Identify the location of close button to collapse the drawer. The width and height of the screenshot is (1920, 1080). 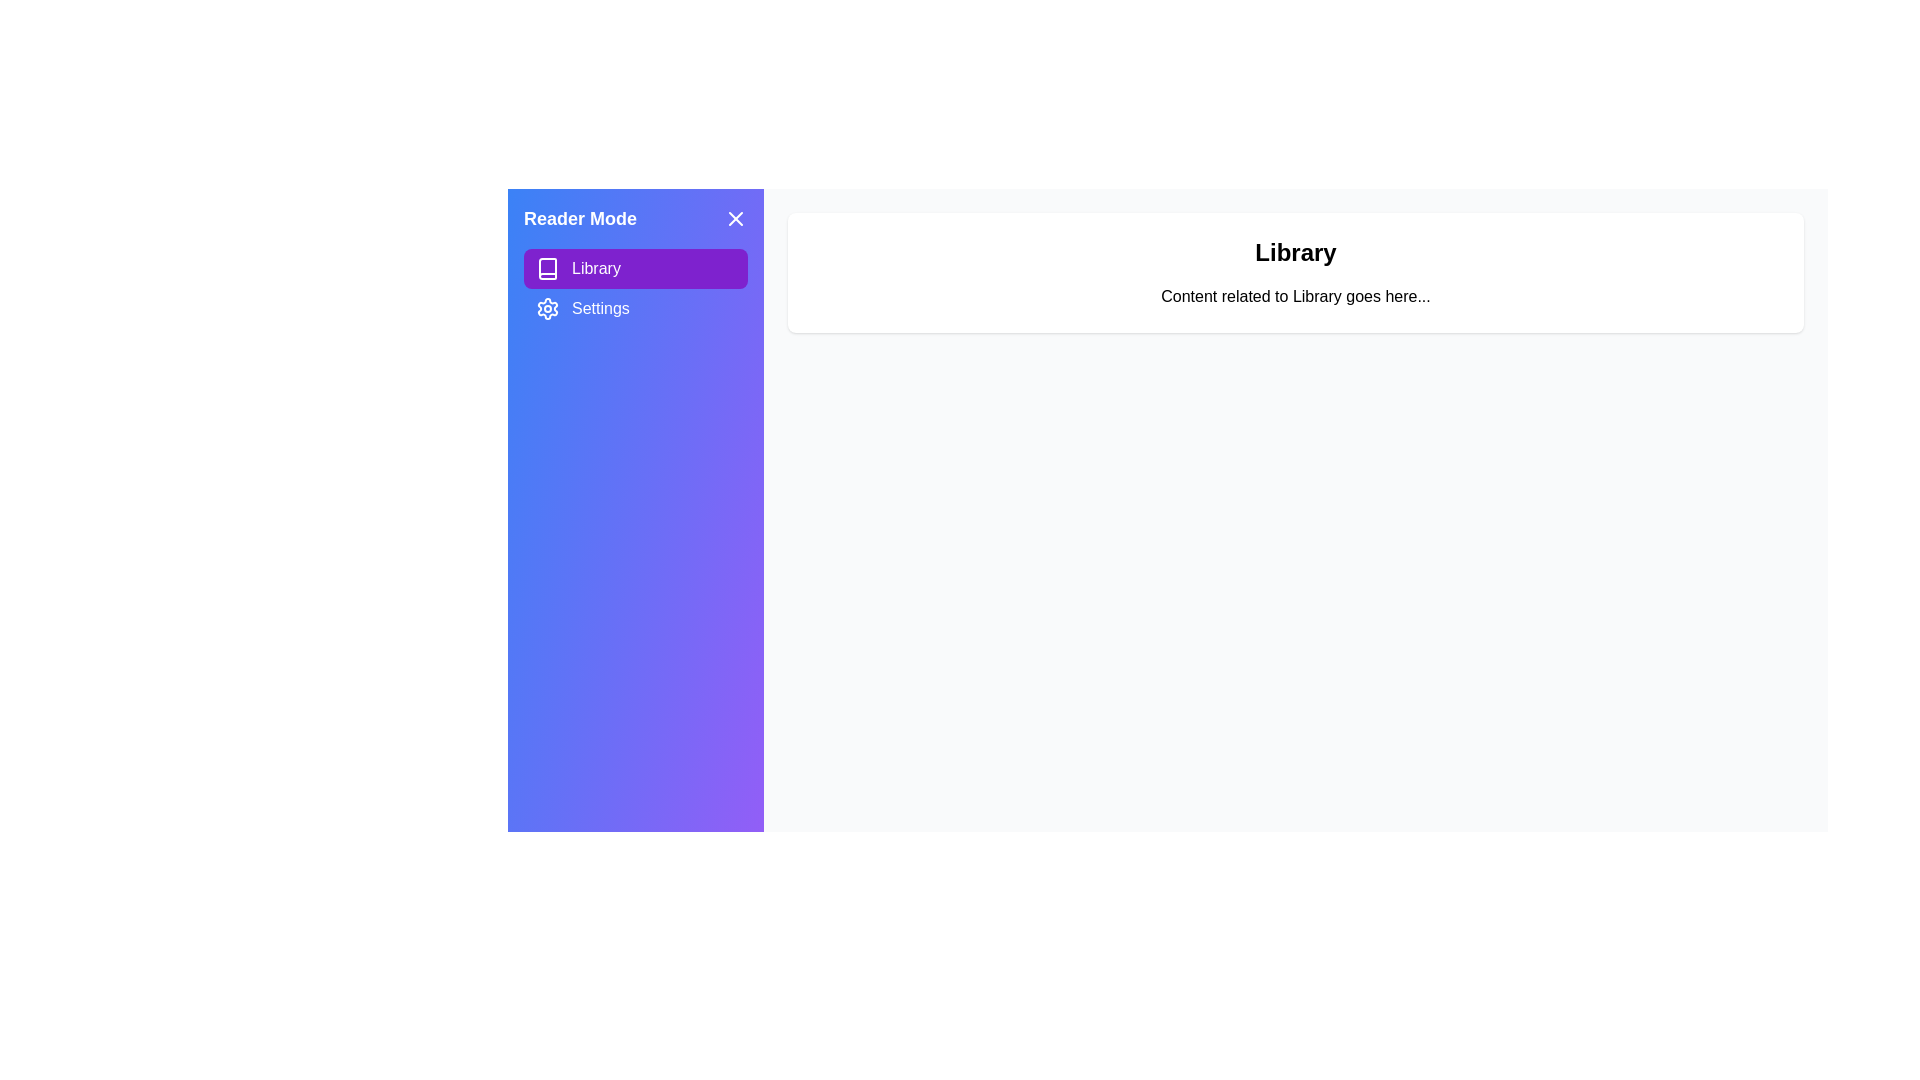
(734, 219).